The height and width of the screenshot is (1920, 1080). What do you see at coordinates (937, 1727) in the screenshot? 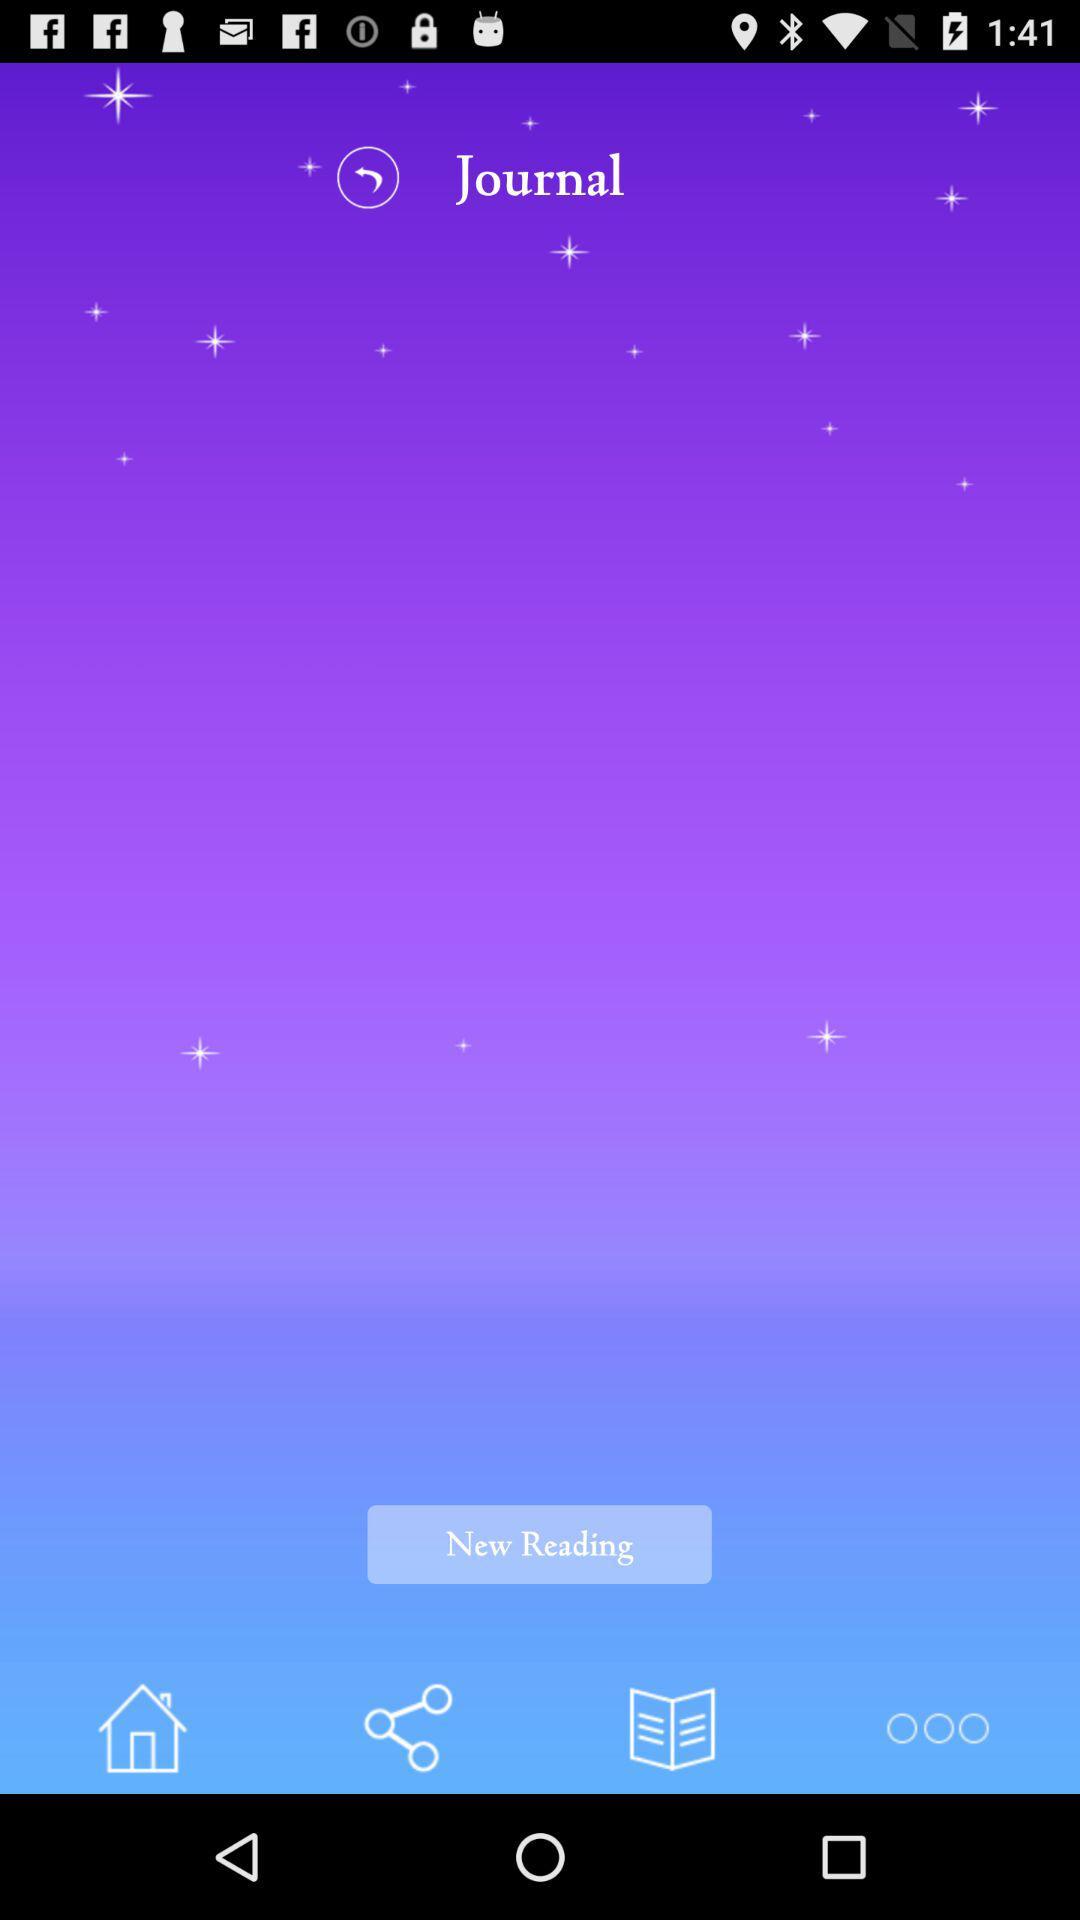
I see `settings or menu` at bounding box center [937, 1727].